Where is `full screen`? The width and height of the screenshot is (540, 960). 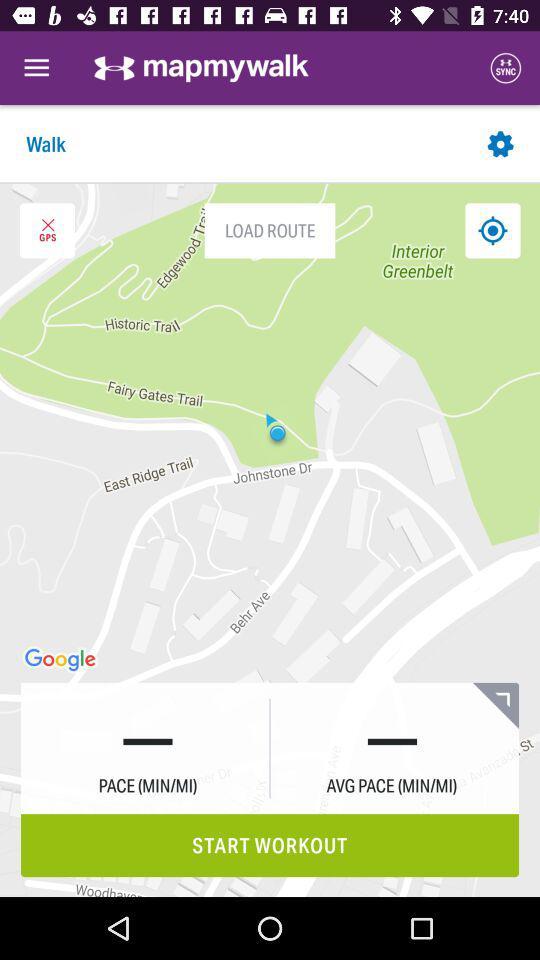 full screen is located at coordinates (494, 705).